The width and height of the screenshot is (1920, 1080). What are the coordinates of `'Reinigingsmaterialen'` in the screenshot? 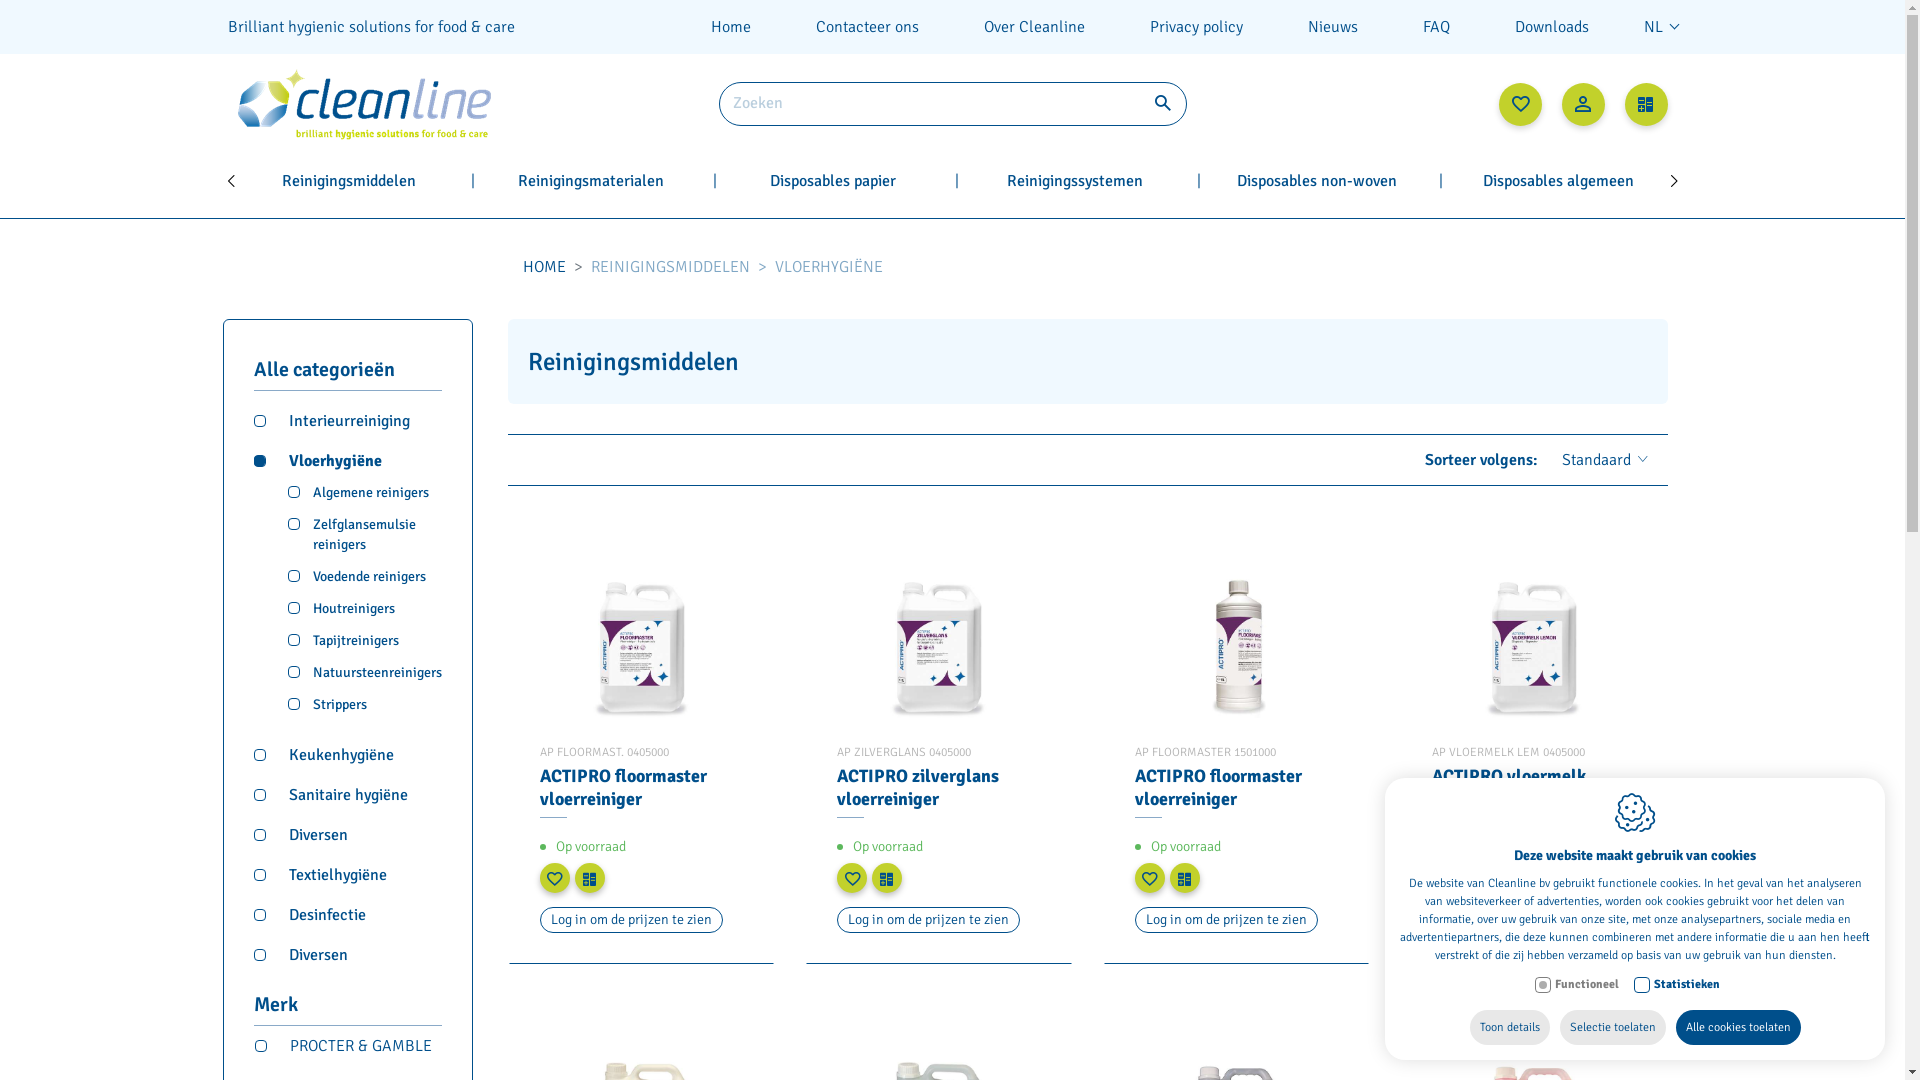 It's located at (589, 181).